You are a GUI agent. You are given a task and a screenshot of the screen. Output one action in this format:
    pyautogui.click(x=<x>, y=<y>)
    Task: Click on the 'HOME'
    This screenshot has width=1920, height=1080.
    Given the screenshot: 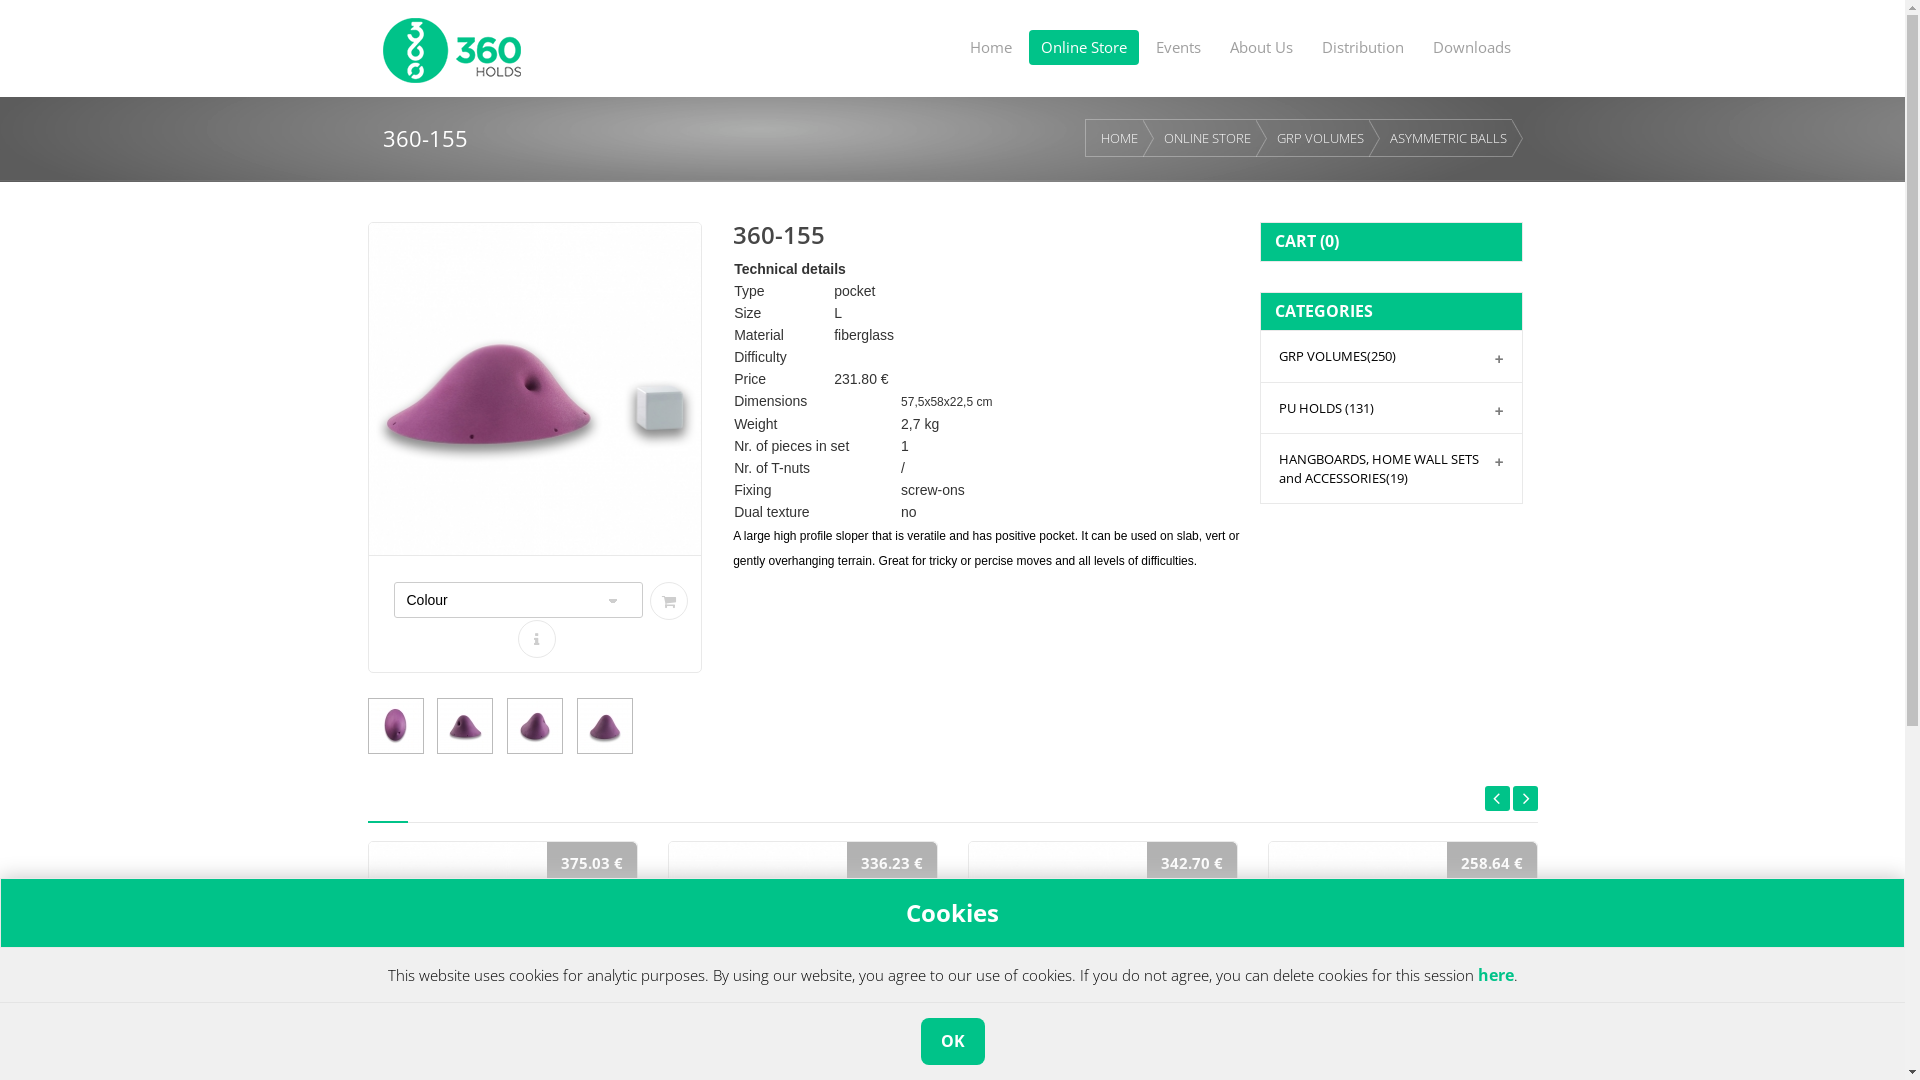 What is the action you would take?
    pyautogui.click(x=1118, y=137)
    